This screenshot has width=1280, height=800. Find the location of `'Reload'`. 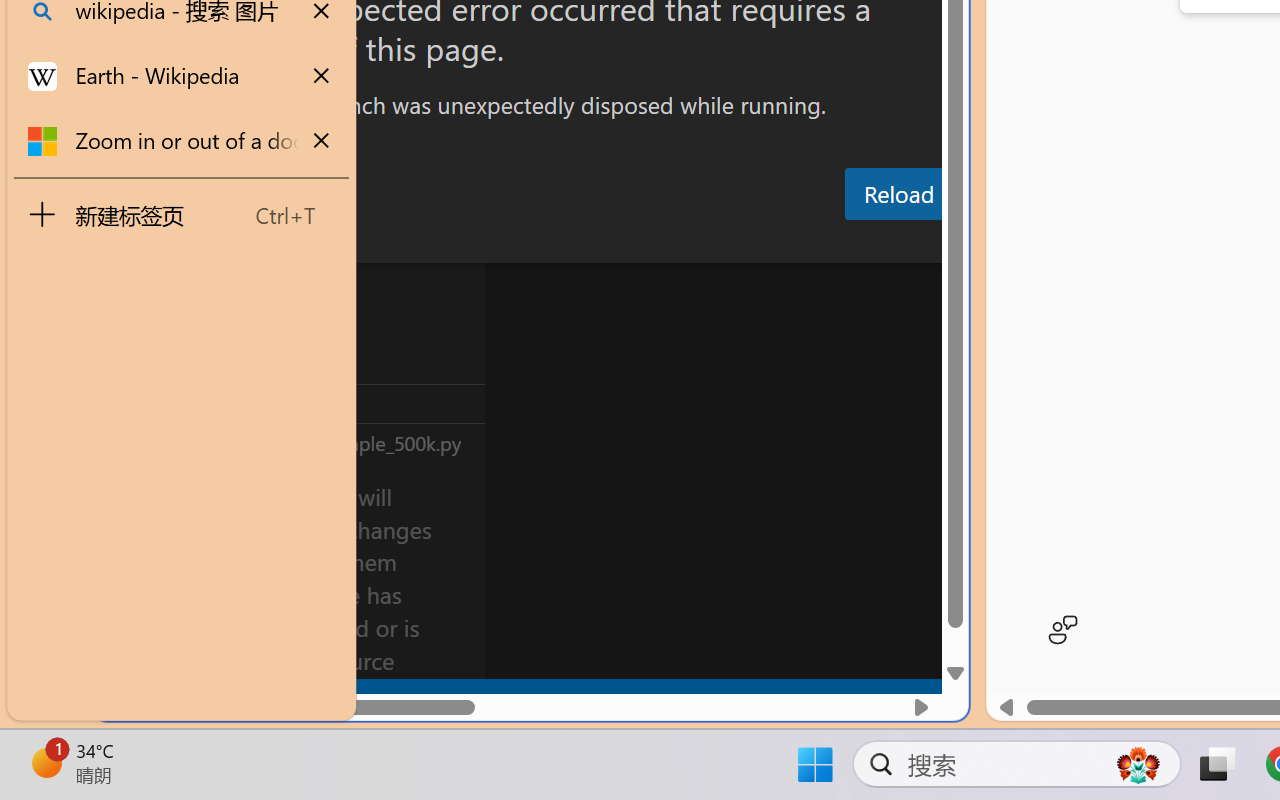

'Reload' is located at coordinates (897, 192).